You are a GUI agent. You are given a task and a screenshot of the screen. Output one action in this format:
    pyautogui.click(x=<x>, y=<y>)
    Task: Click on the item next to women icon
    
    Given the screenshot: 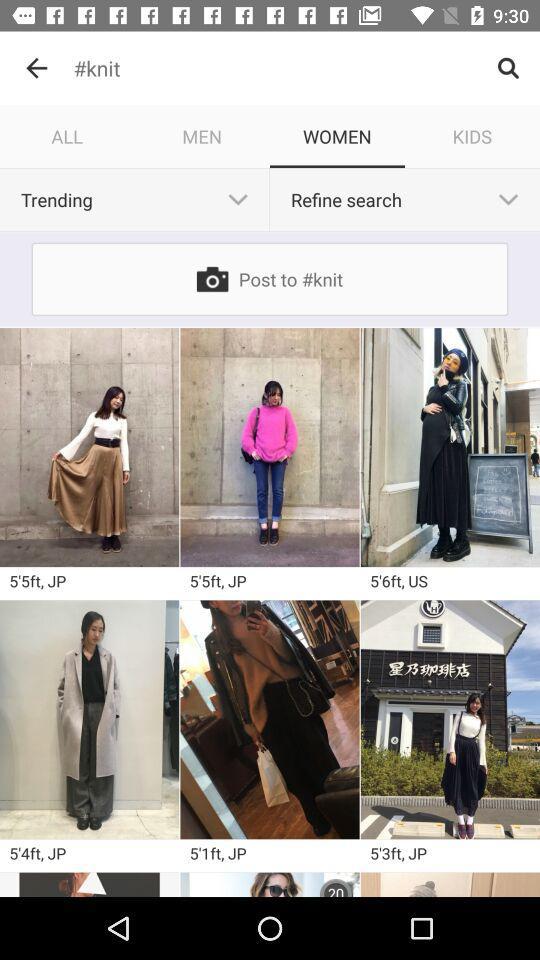 What is the action you would take?
    pyautogui.click(x=472, y=135)
    